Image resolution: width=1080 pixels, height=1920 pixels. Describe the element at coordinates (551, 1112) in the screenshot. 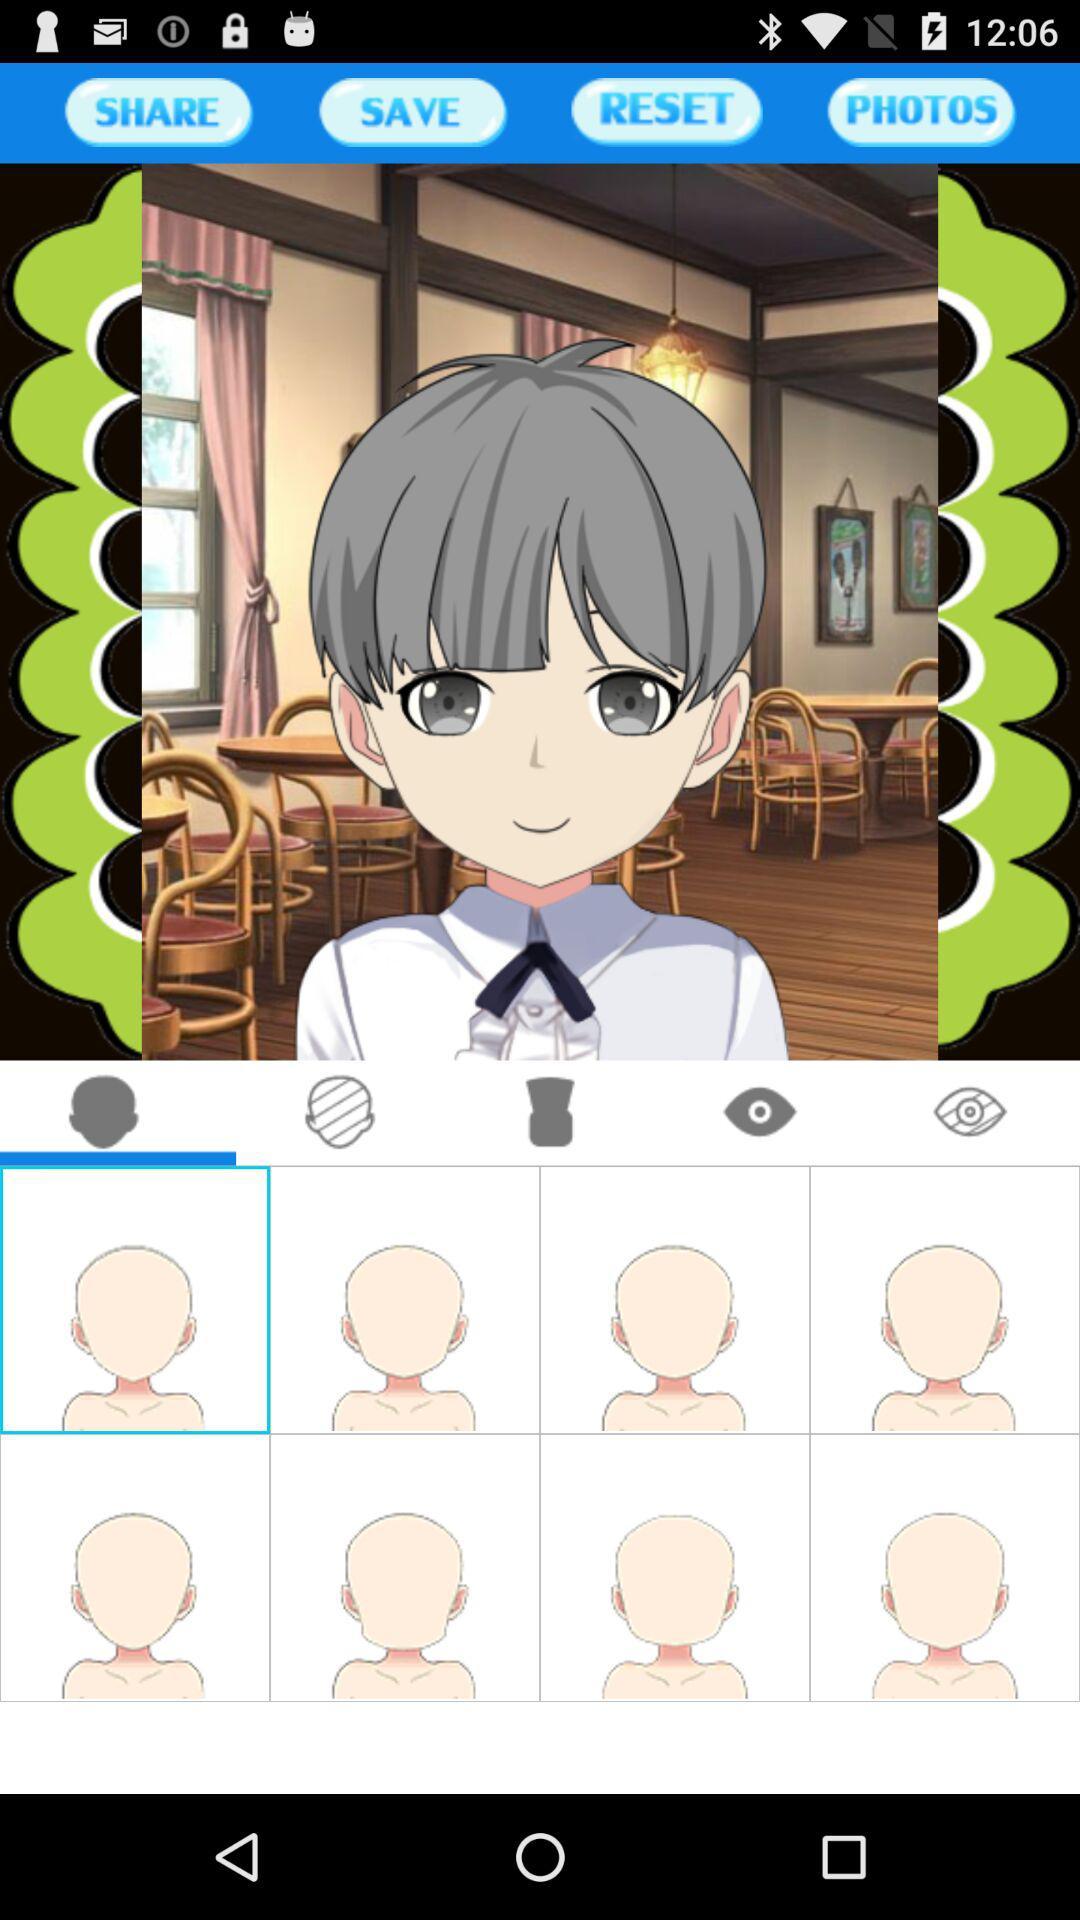

I see `neck tie options` at that location.